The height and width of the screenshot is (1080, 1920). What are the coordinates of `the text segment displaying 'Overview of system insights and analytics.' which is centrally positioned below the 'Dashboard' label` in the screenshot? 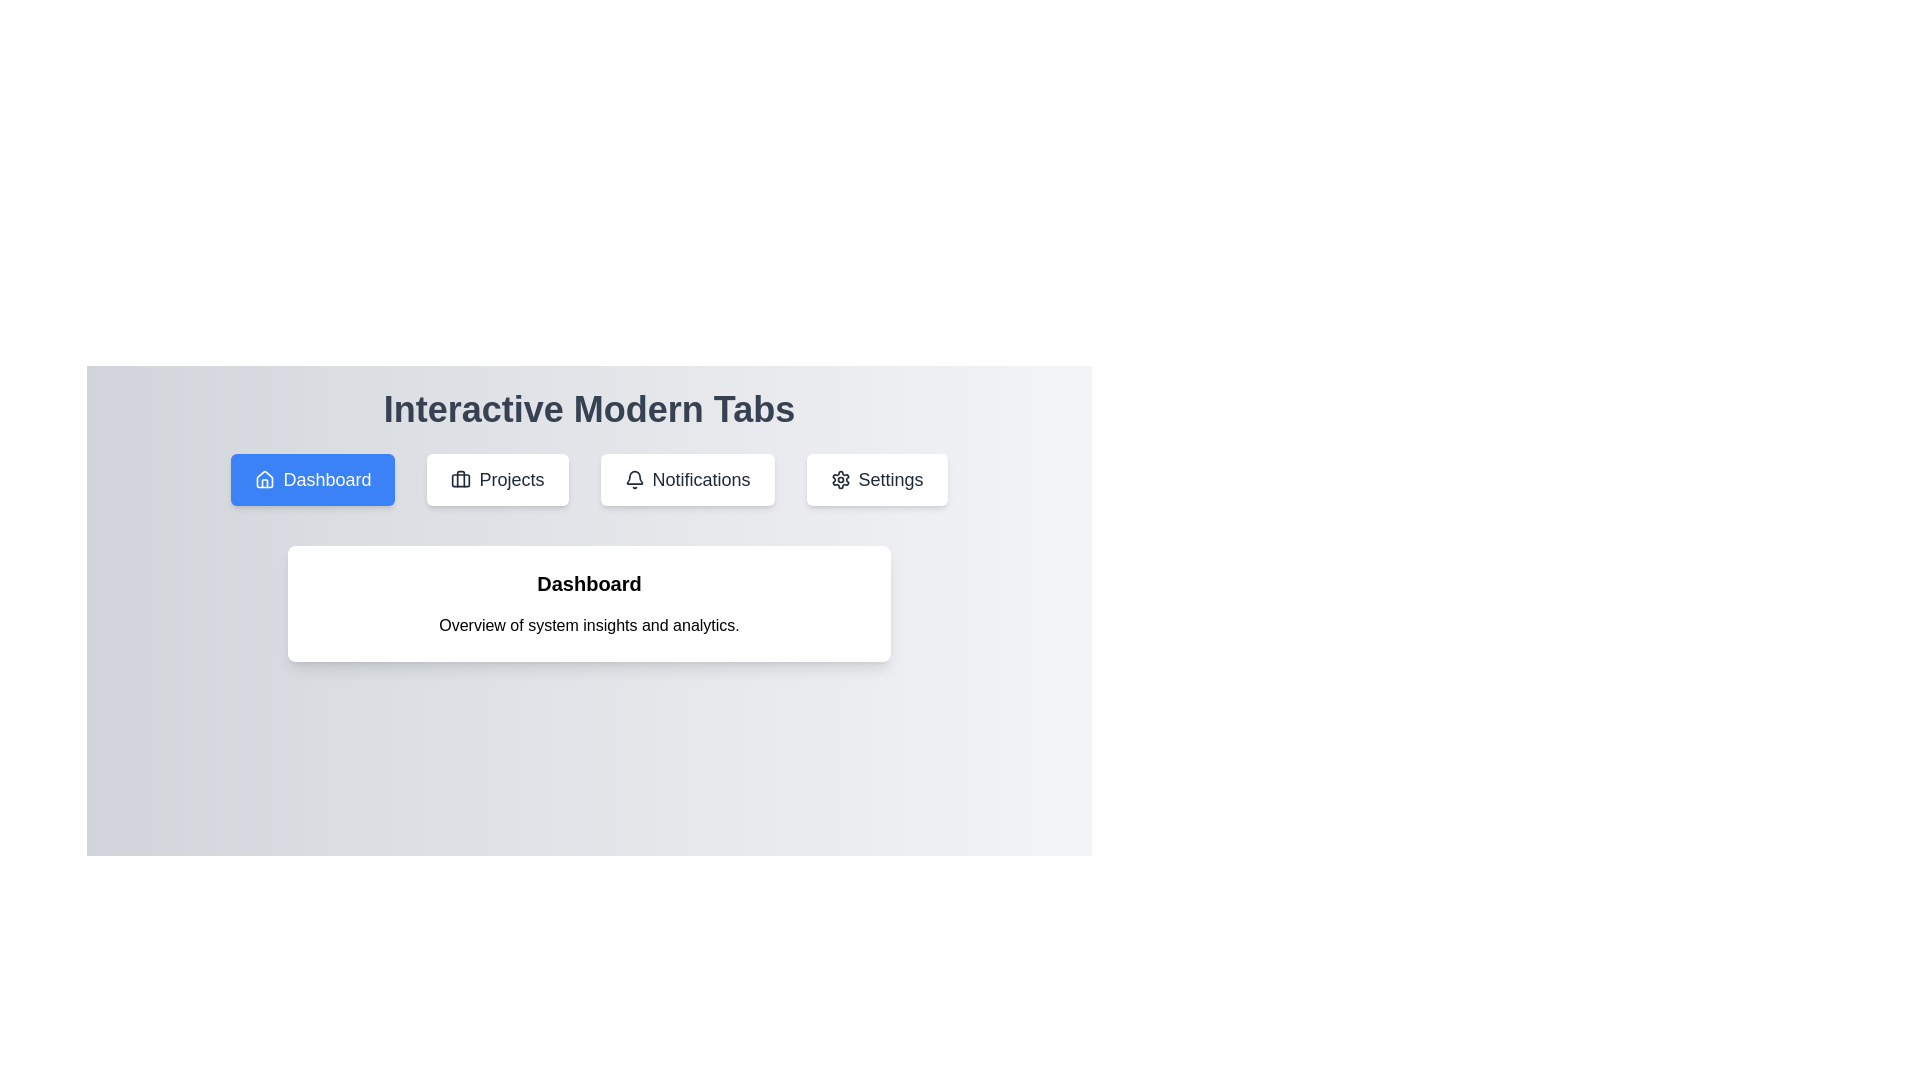 It's located at (588, 624).